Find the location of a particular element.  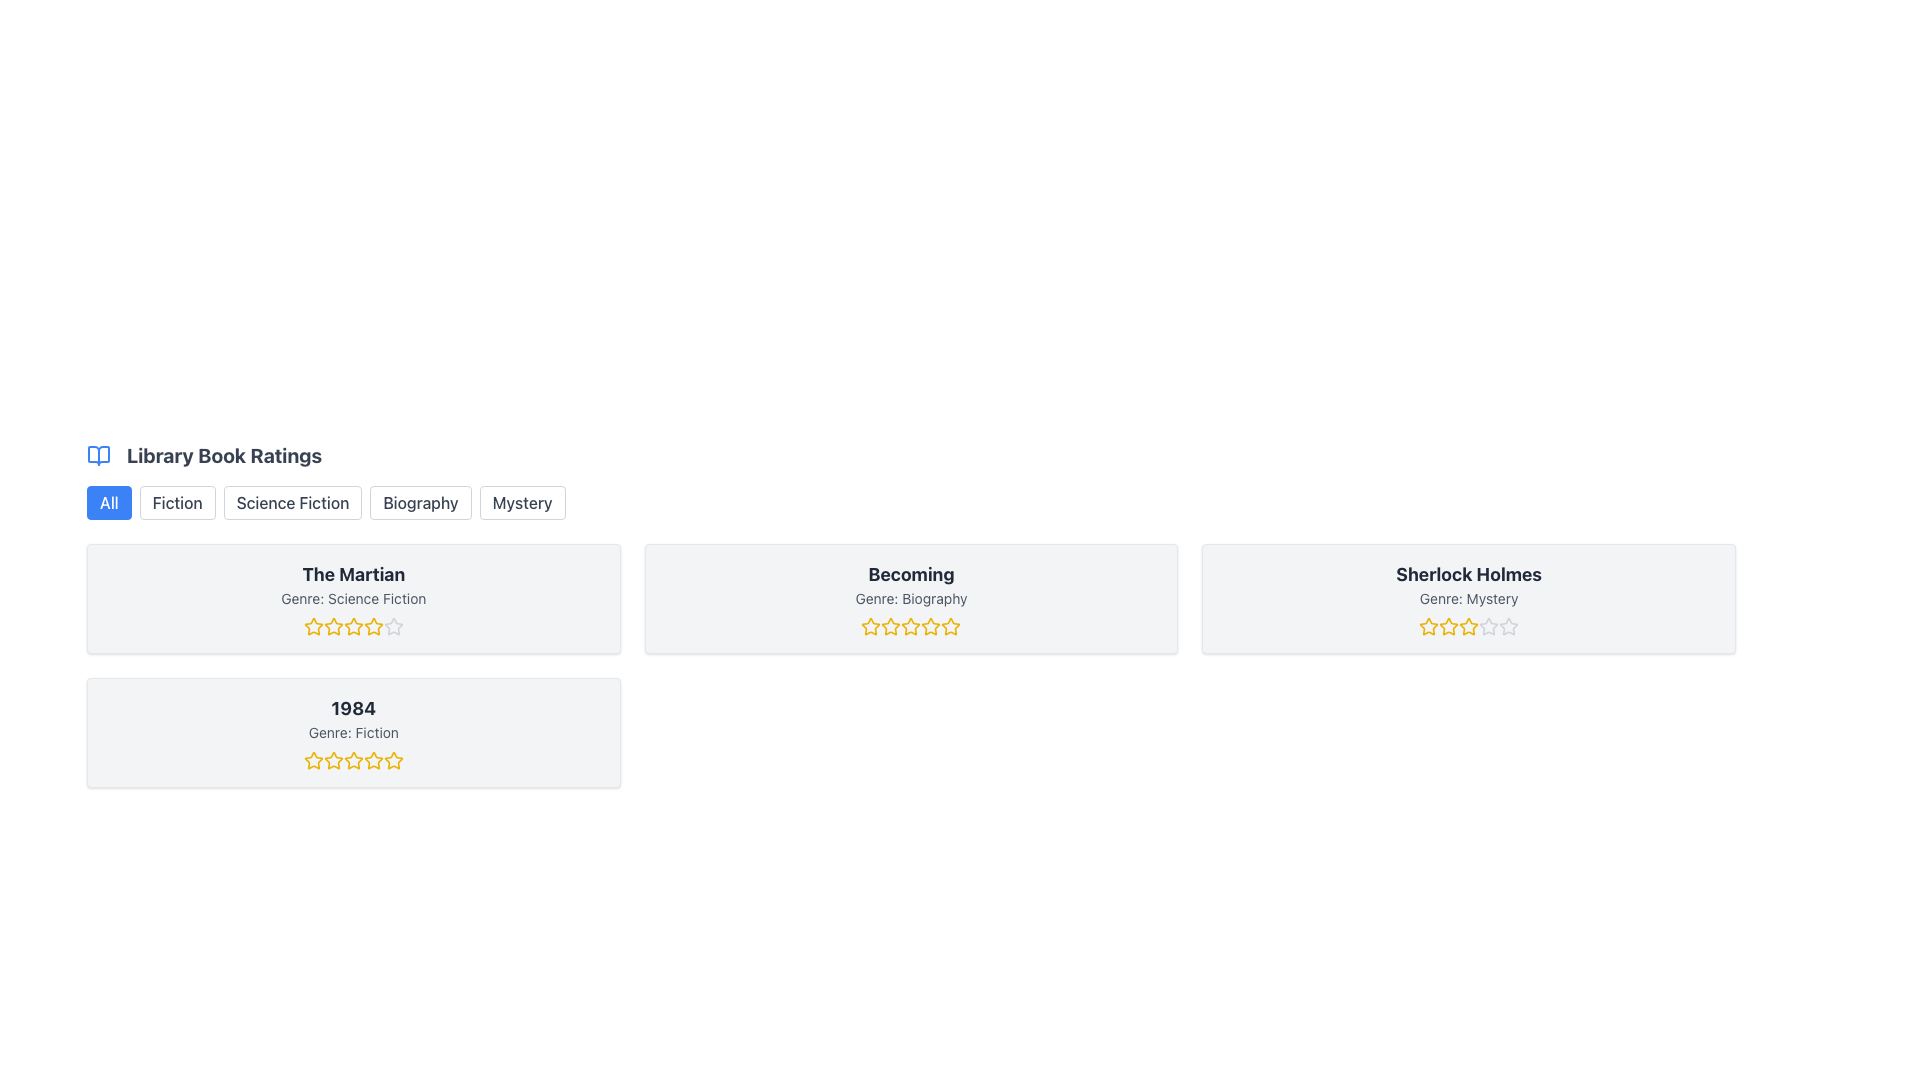

the third star icon in the rating row for the book 'Becoming' is located at coordinates (890, 626).